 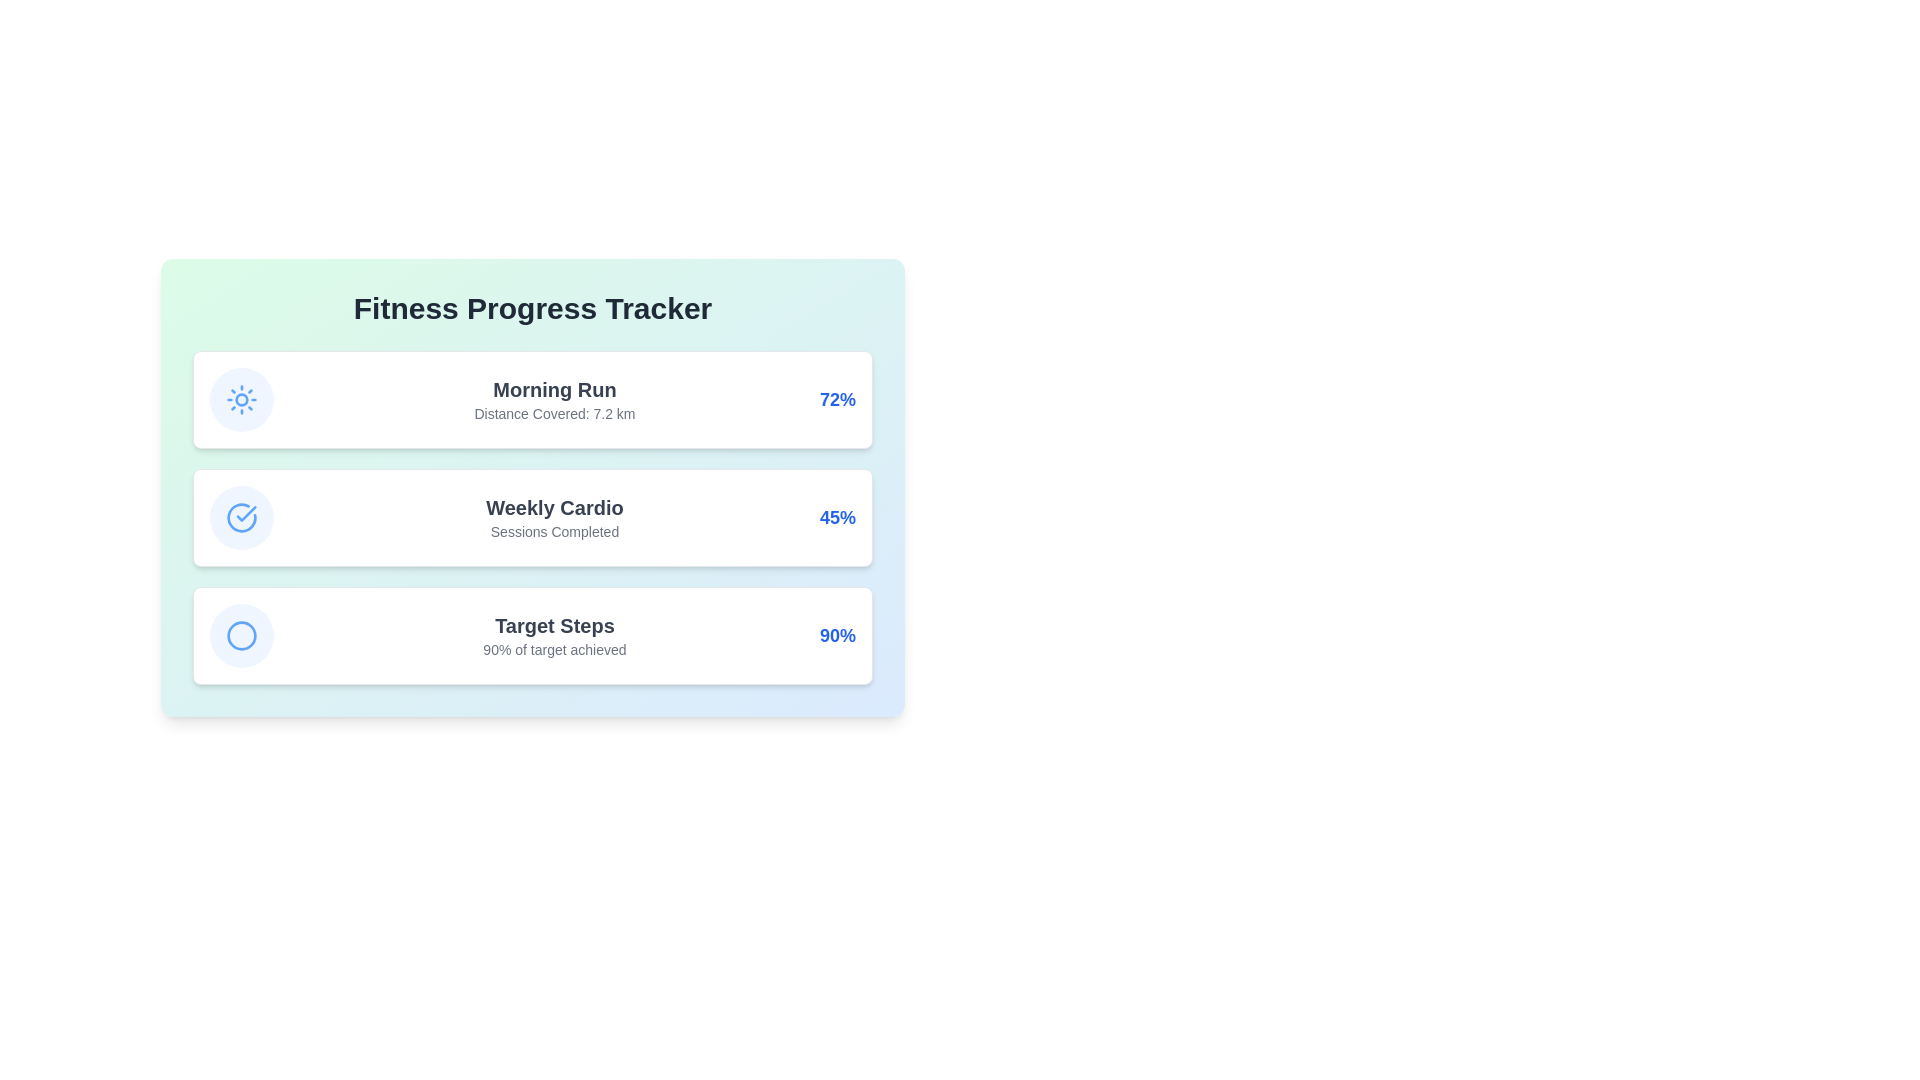 I want to click on the Information Card element that displays 'Target Steps' and '90% of target achieved', located in the 'Fitness Progress Tracker' section as the third item in the list, so click(x=532, y=636).